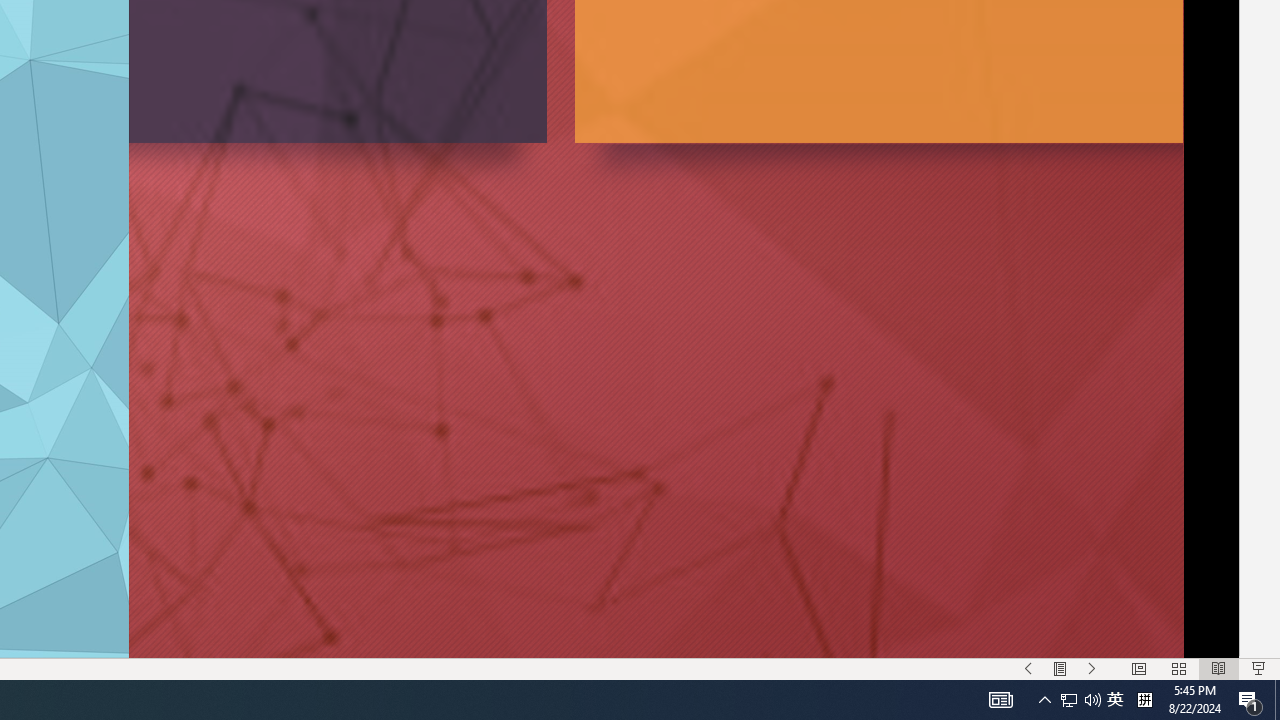 This screenshot has width=1280, height=720. Describe the element at coordinates (1091, 669) in the screenshot. I see `'Slide Show Next On'` at that location.